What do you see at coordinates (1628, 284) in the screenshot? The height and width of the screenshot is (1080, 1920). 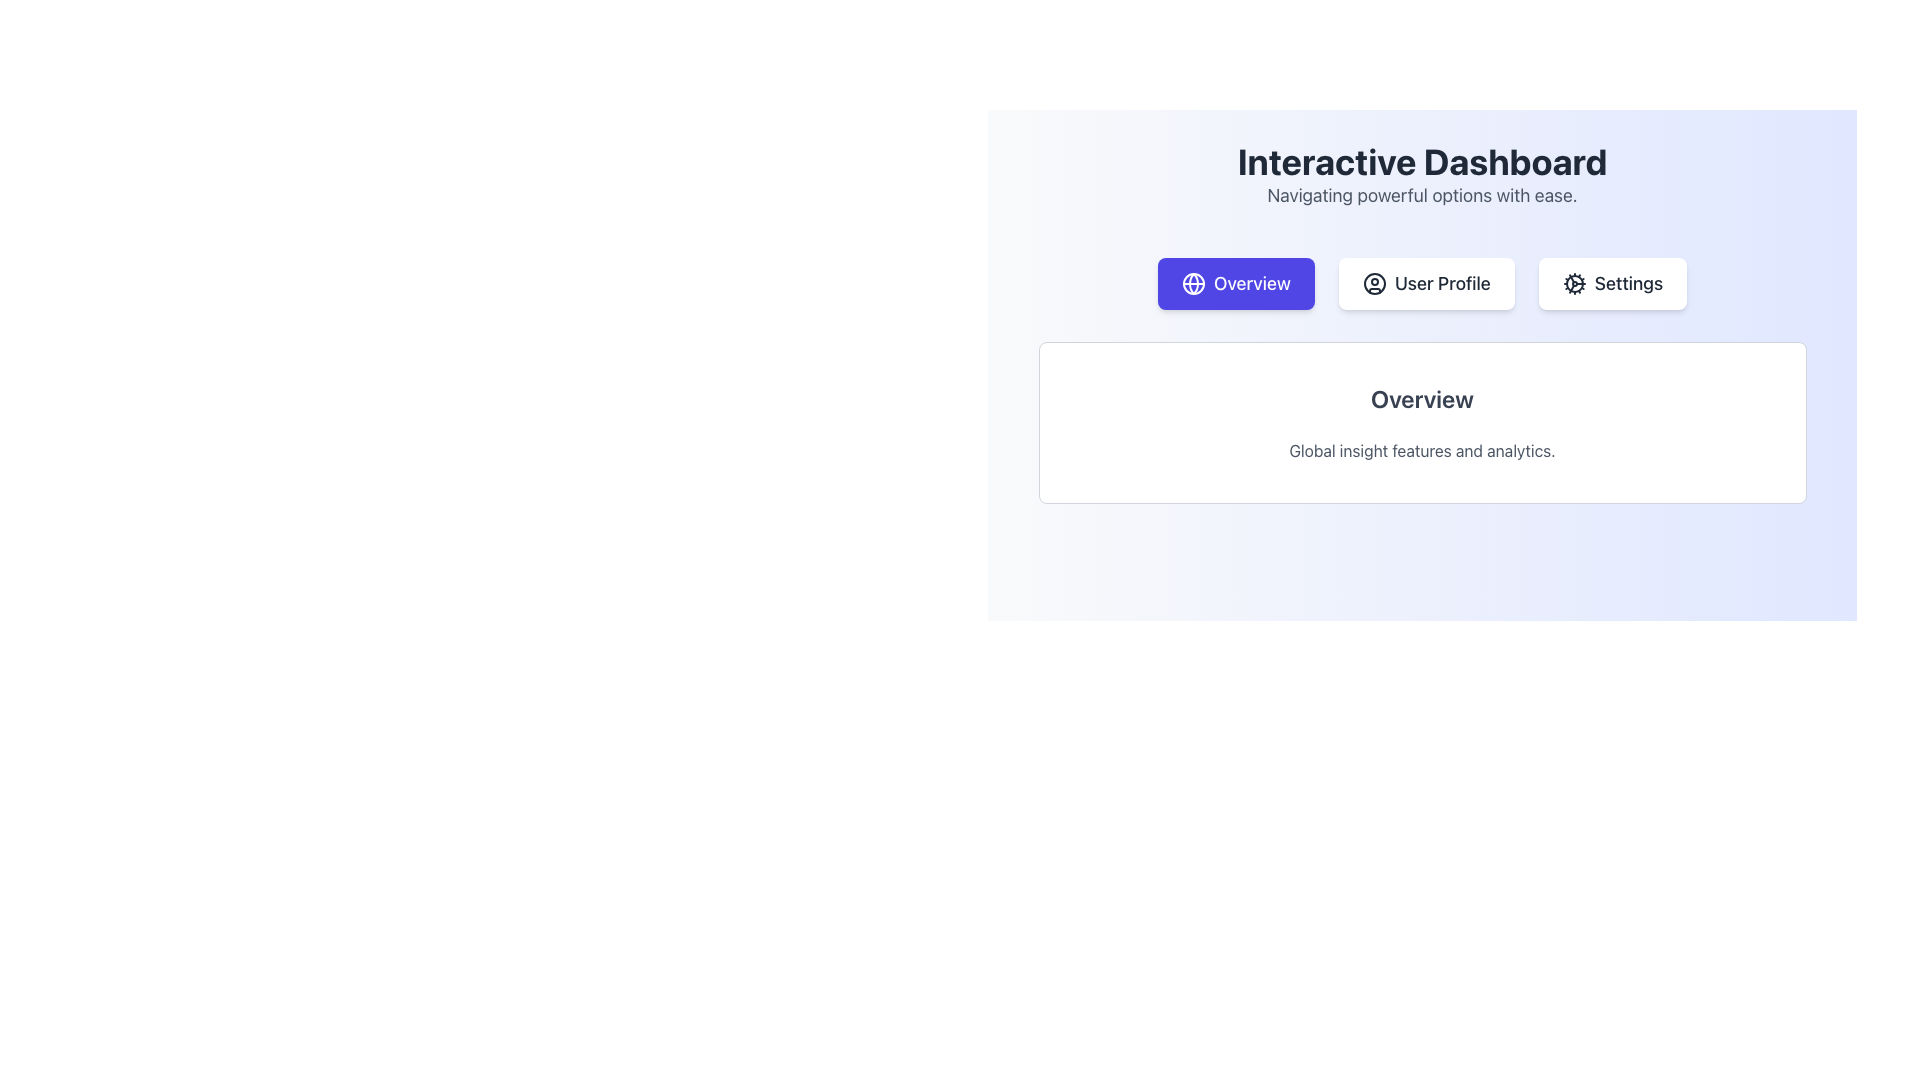 I see `the text label that reads 'Settings', which is styled with a medium font weight and is located on the rightmost side of a horizontal row of buttons, immediately following the 'User Profile' button` at bounding box center [1628, 284].